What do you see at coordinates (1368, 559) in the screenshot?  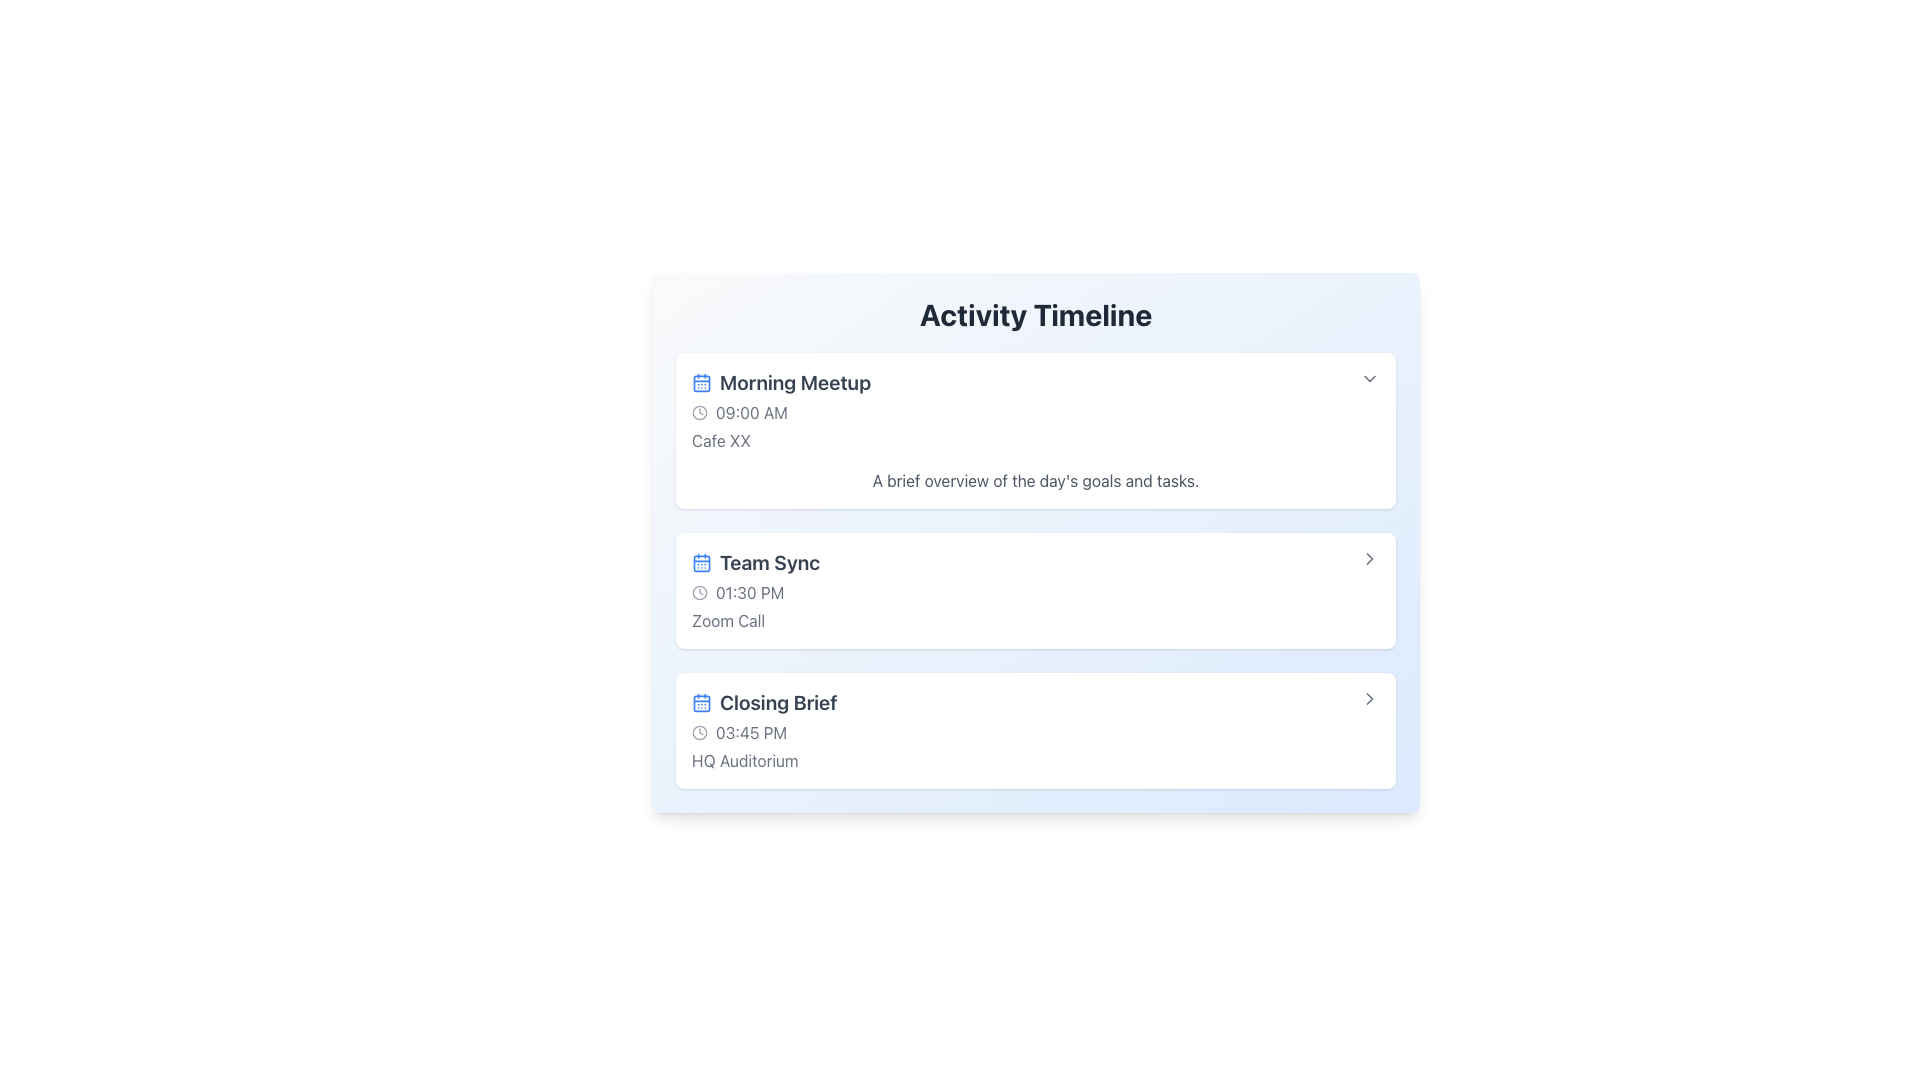 I see `the rightward arrow icon button located on the extreme right side of the 'Team Sync' card in the activity timeline` at bounding box center [1368, 559].